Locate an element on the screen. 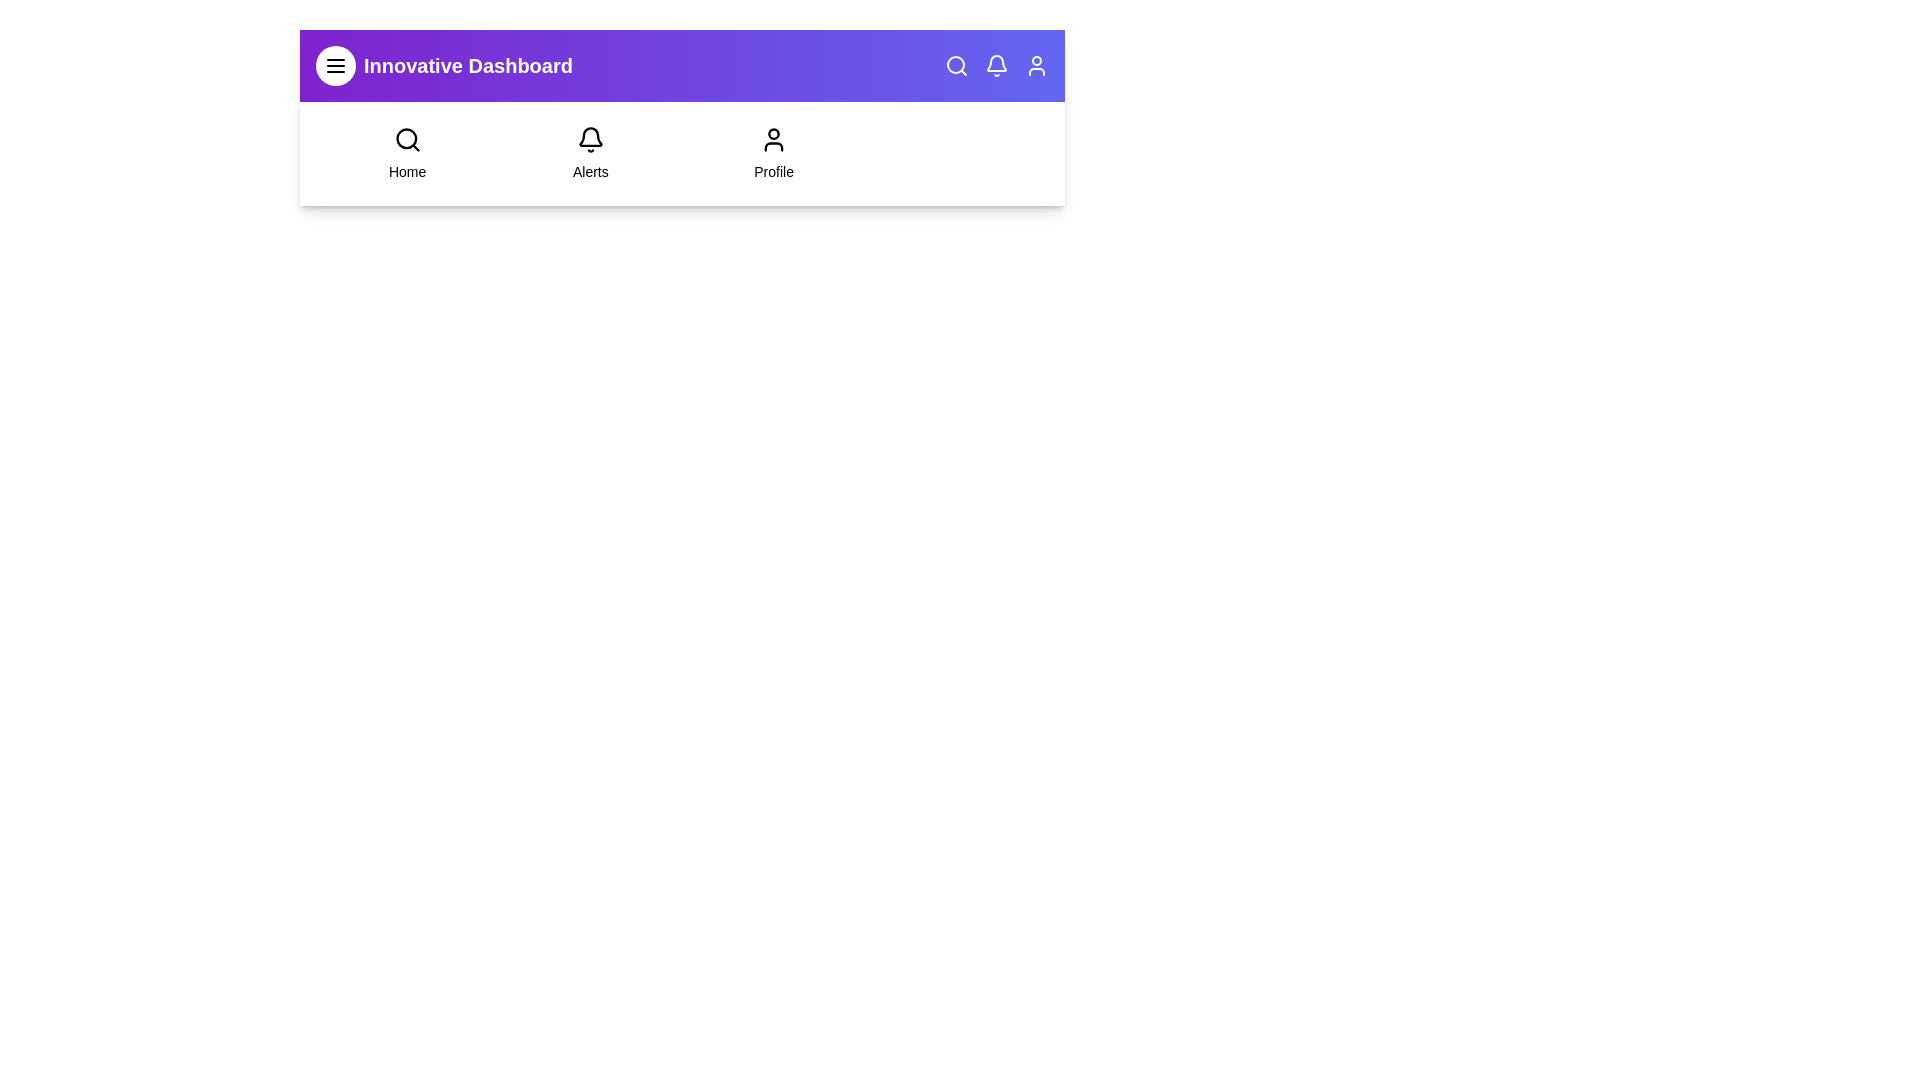 This screenshot has height=1080, width=1920. the menu item Profile from the menu is located at coordinates (772, 153).